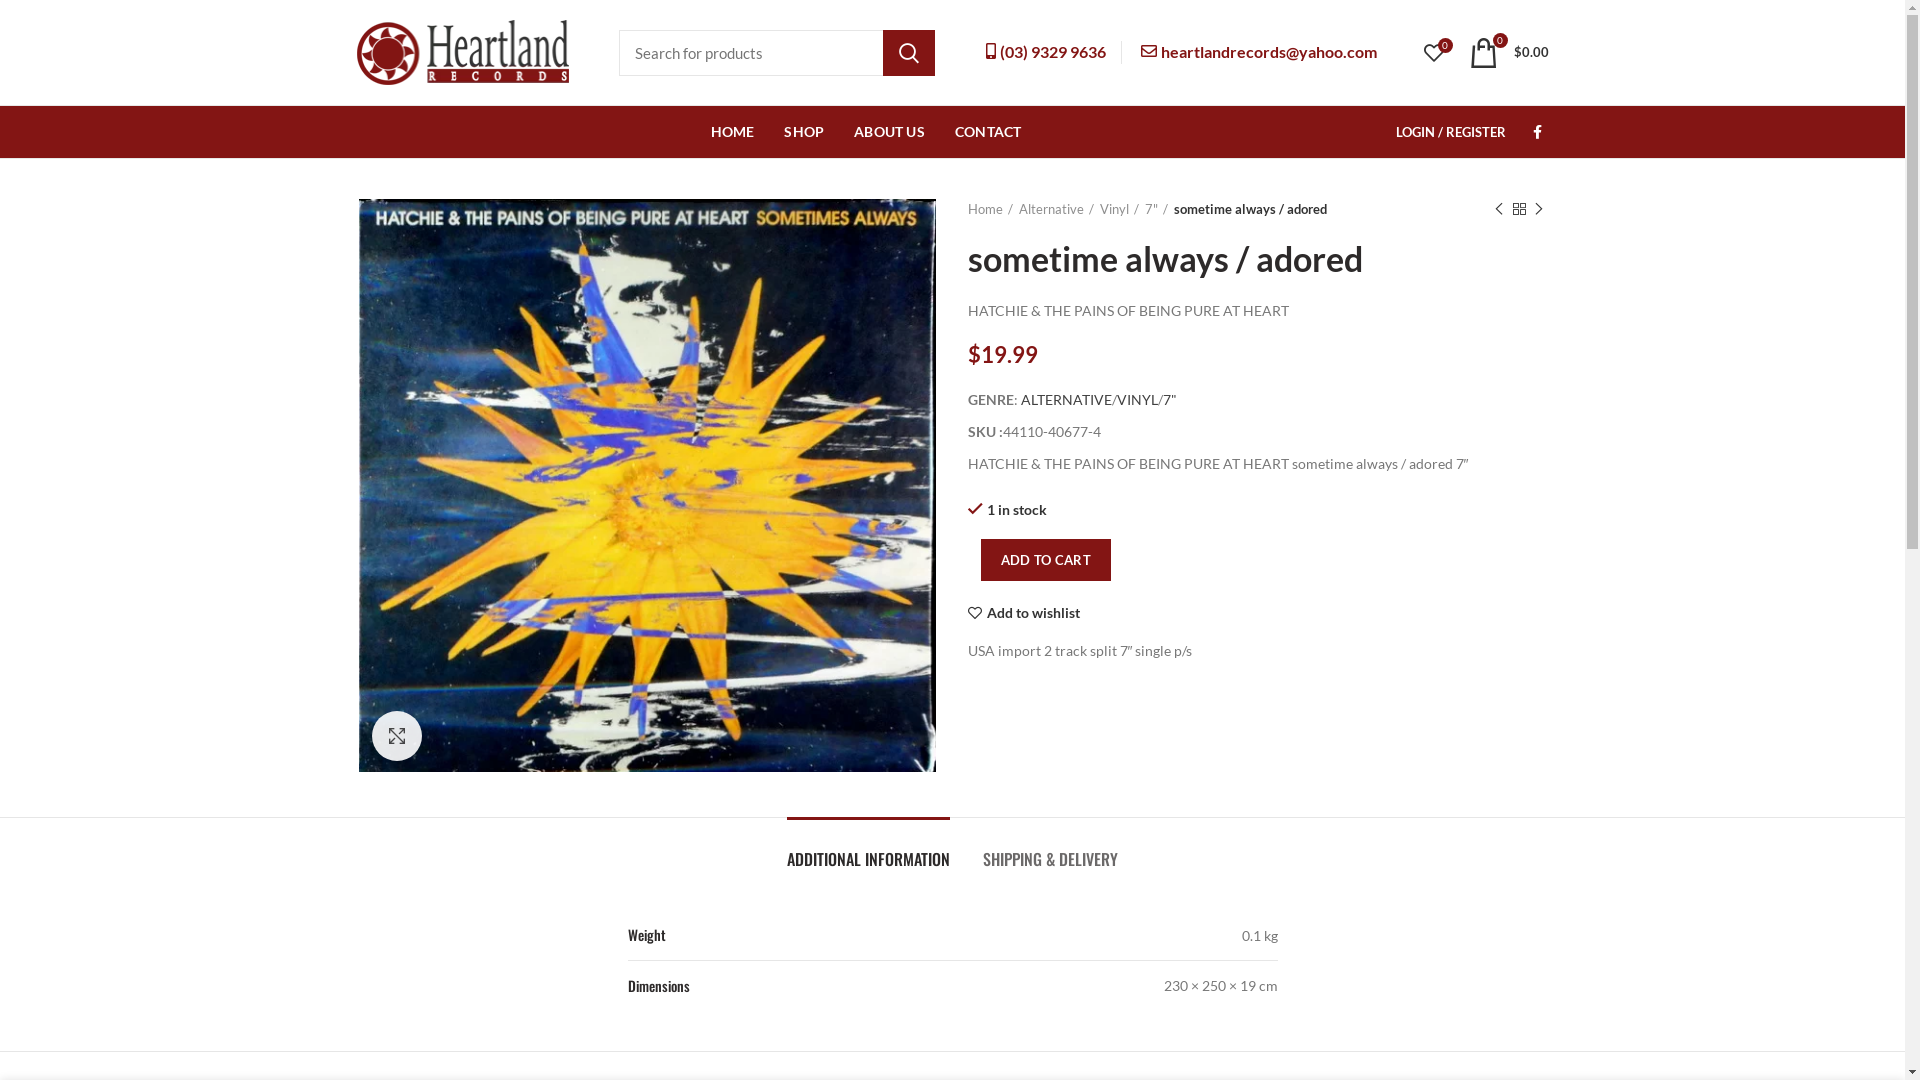 This screenshot has height=1080, width=1920. Describe the element at coordinates (907, 52) in the screenshot. I see `'SEARCH'` at that location.